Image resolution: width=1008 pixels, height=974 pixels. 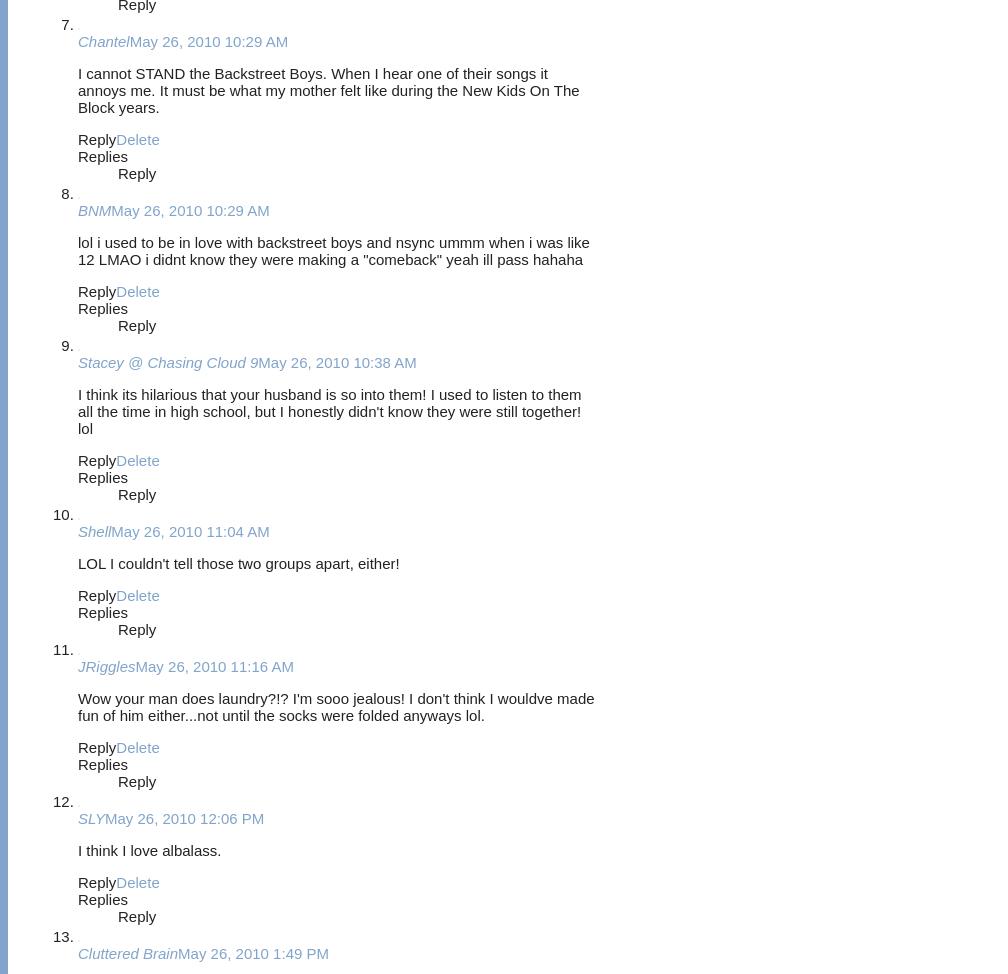 What do you see at coordinates (190, 530) in the screenshot?
I see `'May 26, 2010 11:04 AM'` at bounding box center [190, 530].